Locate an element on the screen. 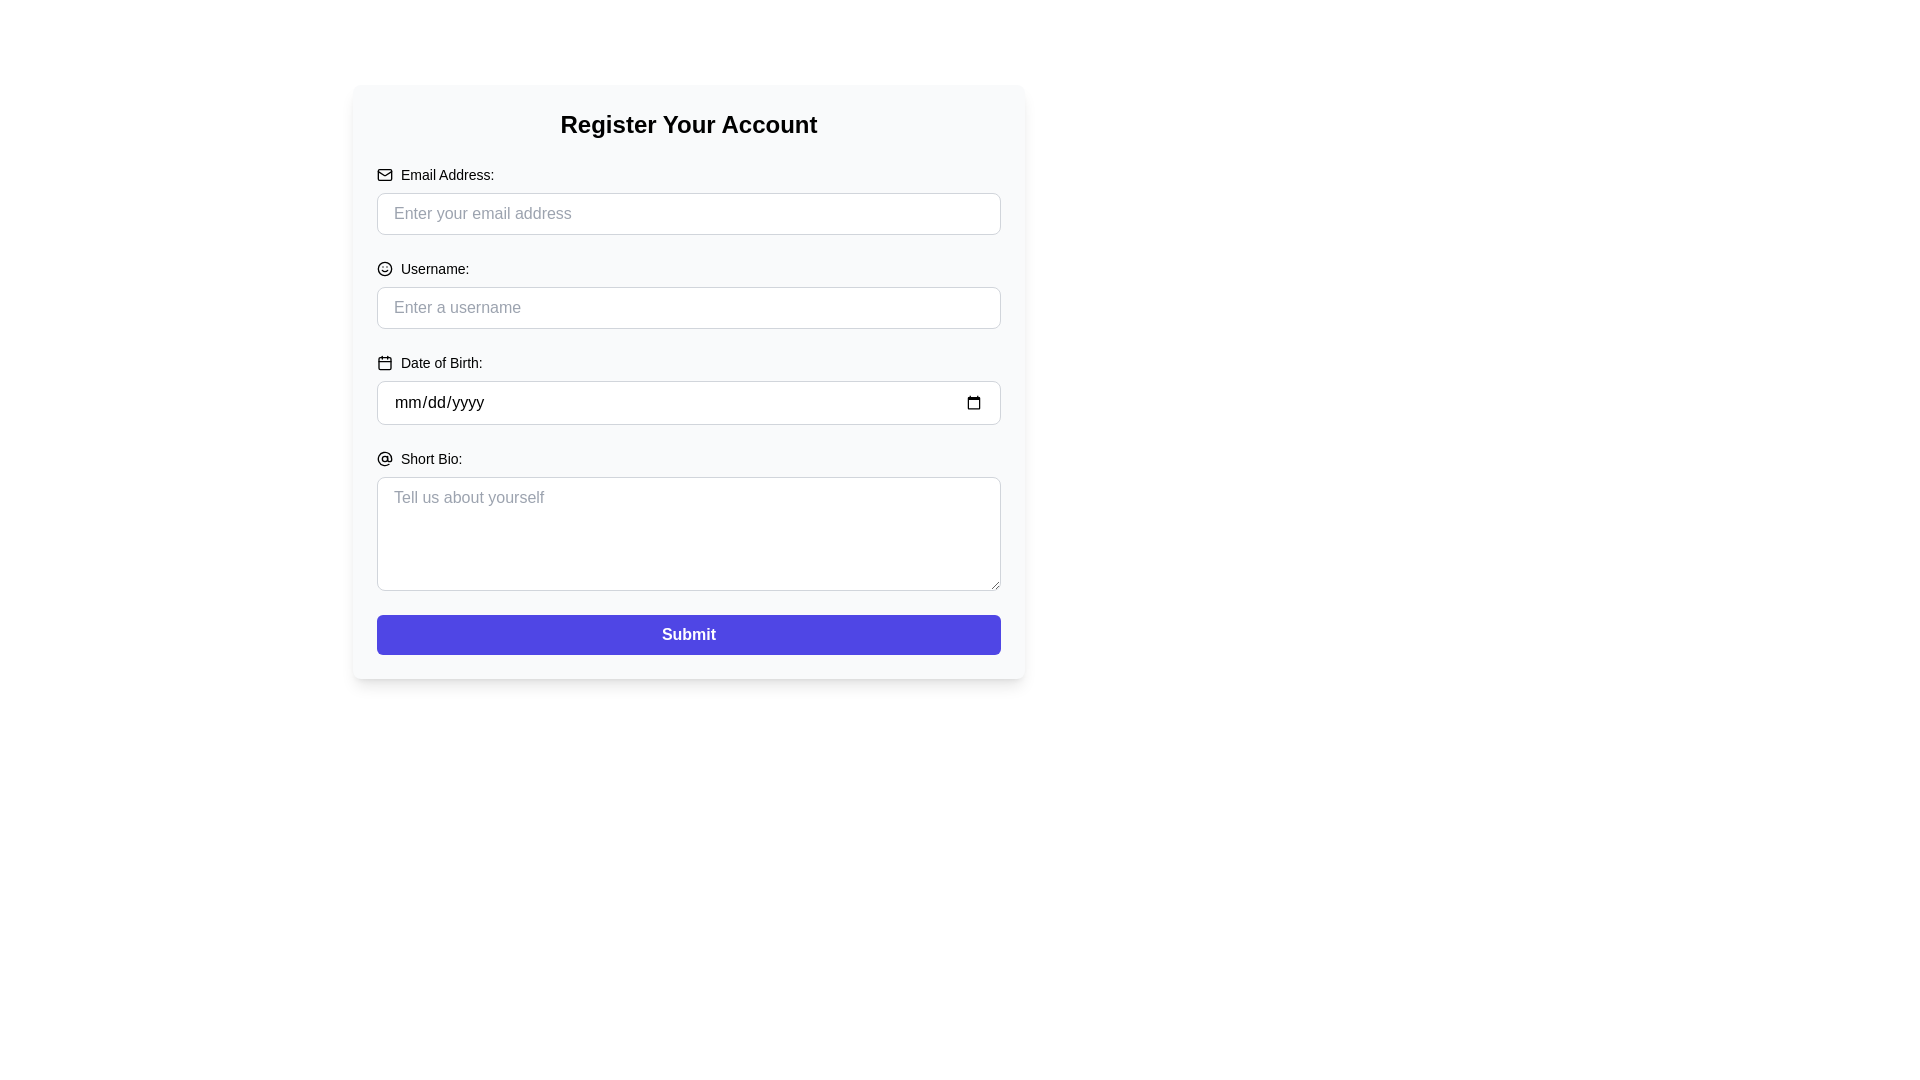  the existing text in the multi-line text input field labeled 'Short Bio:', which is centrally aligned and located below its descriptive label is located at coordinates (689, 532).